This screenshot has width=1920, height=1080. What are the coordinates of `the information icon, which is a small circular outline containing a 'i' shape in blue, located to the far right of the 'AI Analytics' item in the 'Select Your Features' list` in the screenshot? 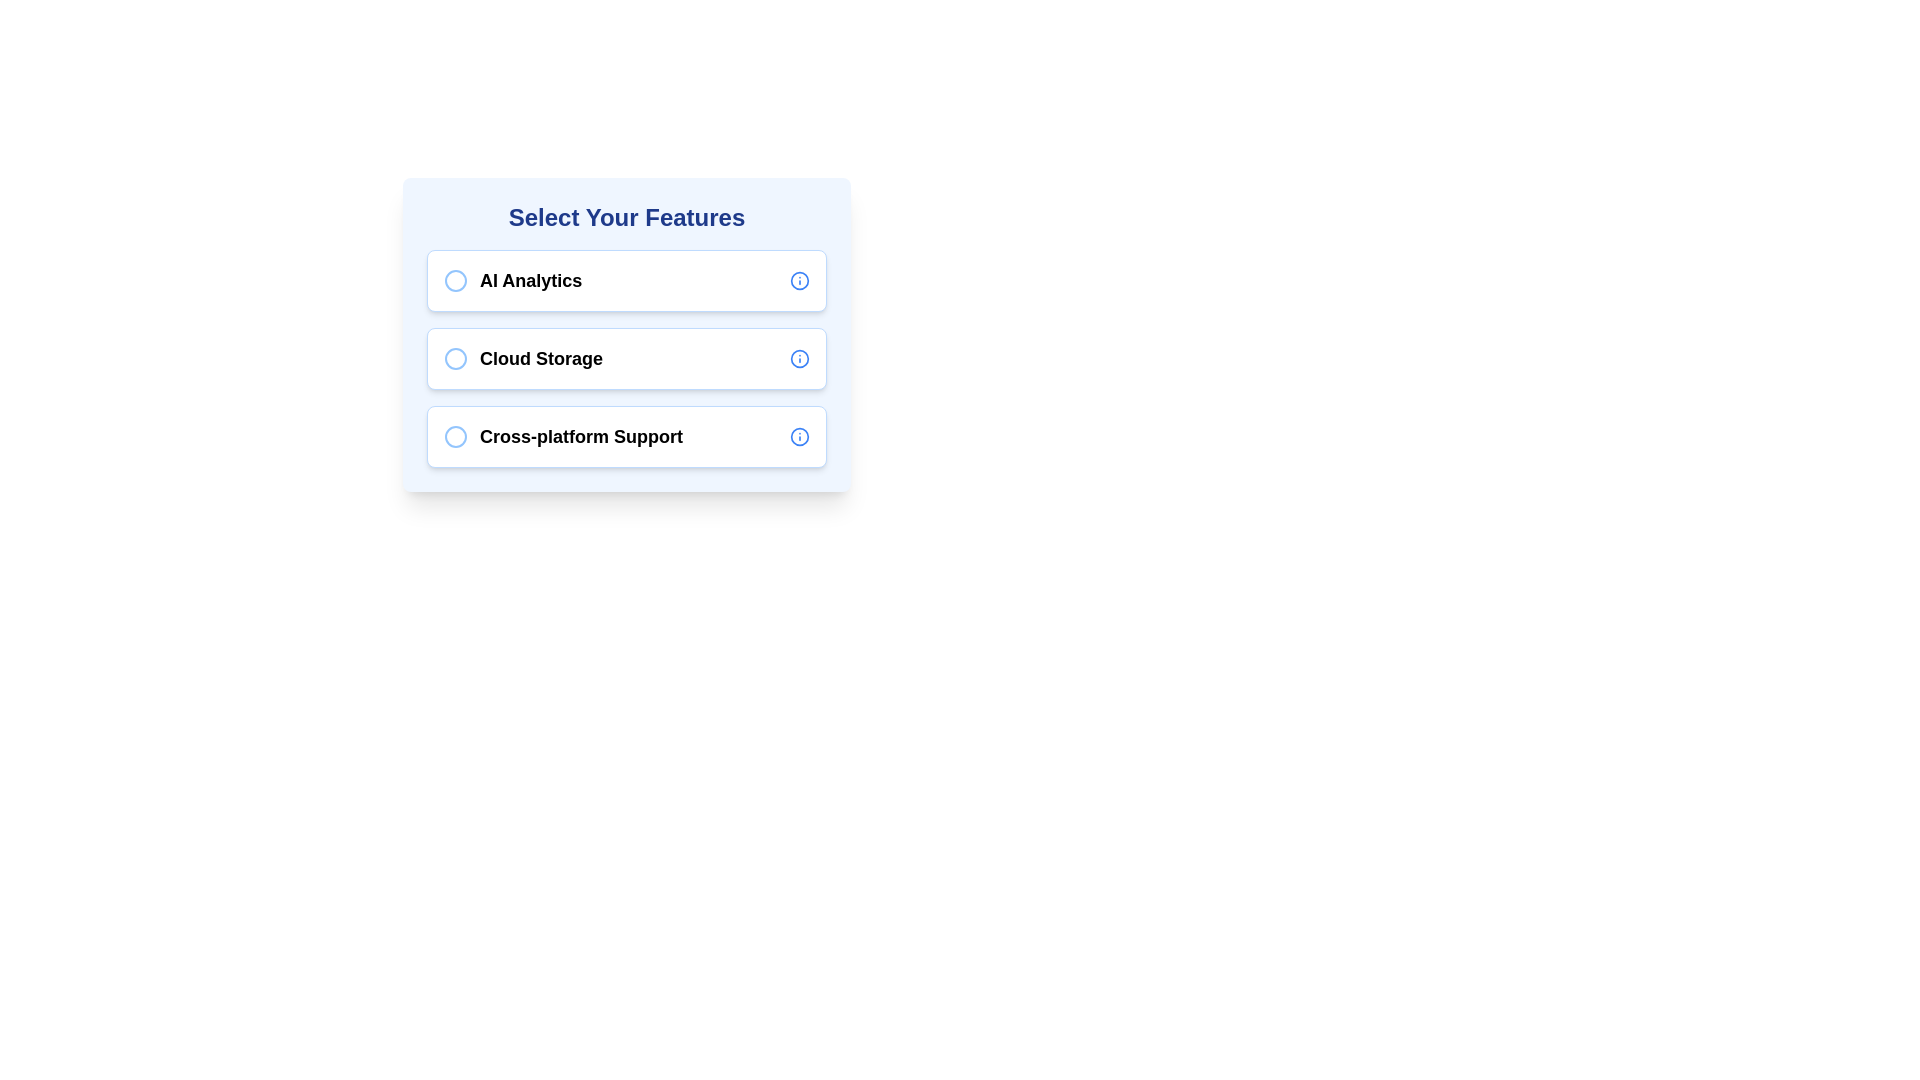 It's located at (800, 281).